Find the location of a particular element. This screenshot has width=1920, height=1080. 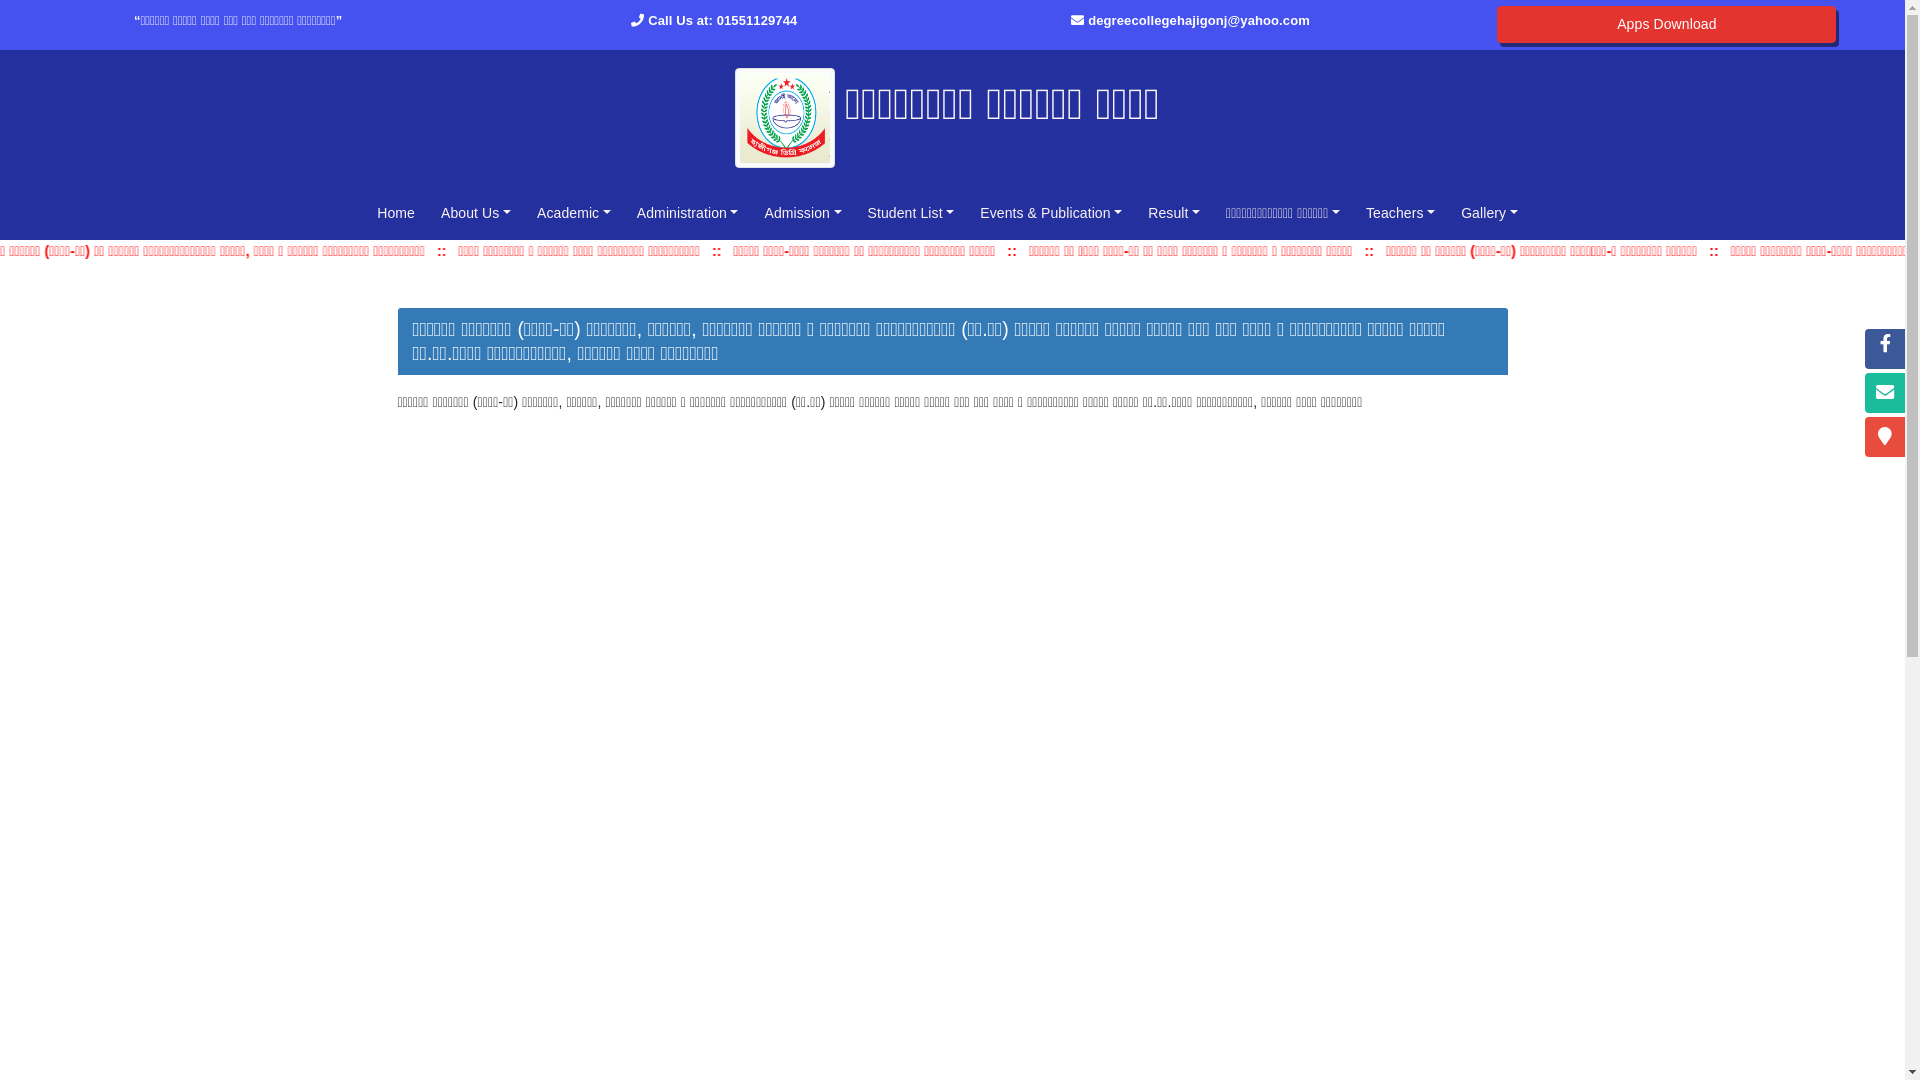

'01551129744' is located at coordinates (756, 20).